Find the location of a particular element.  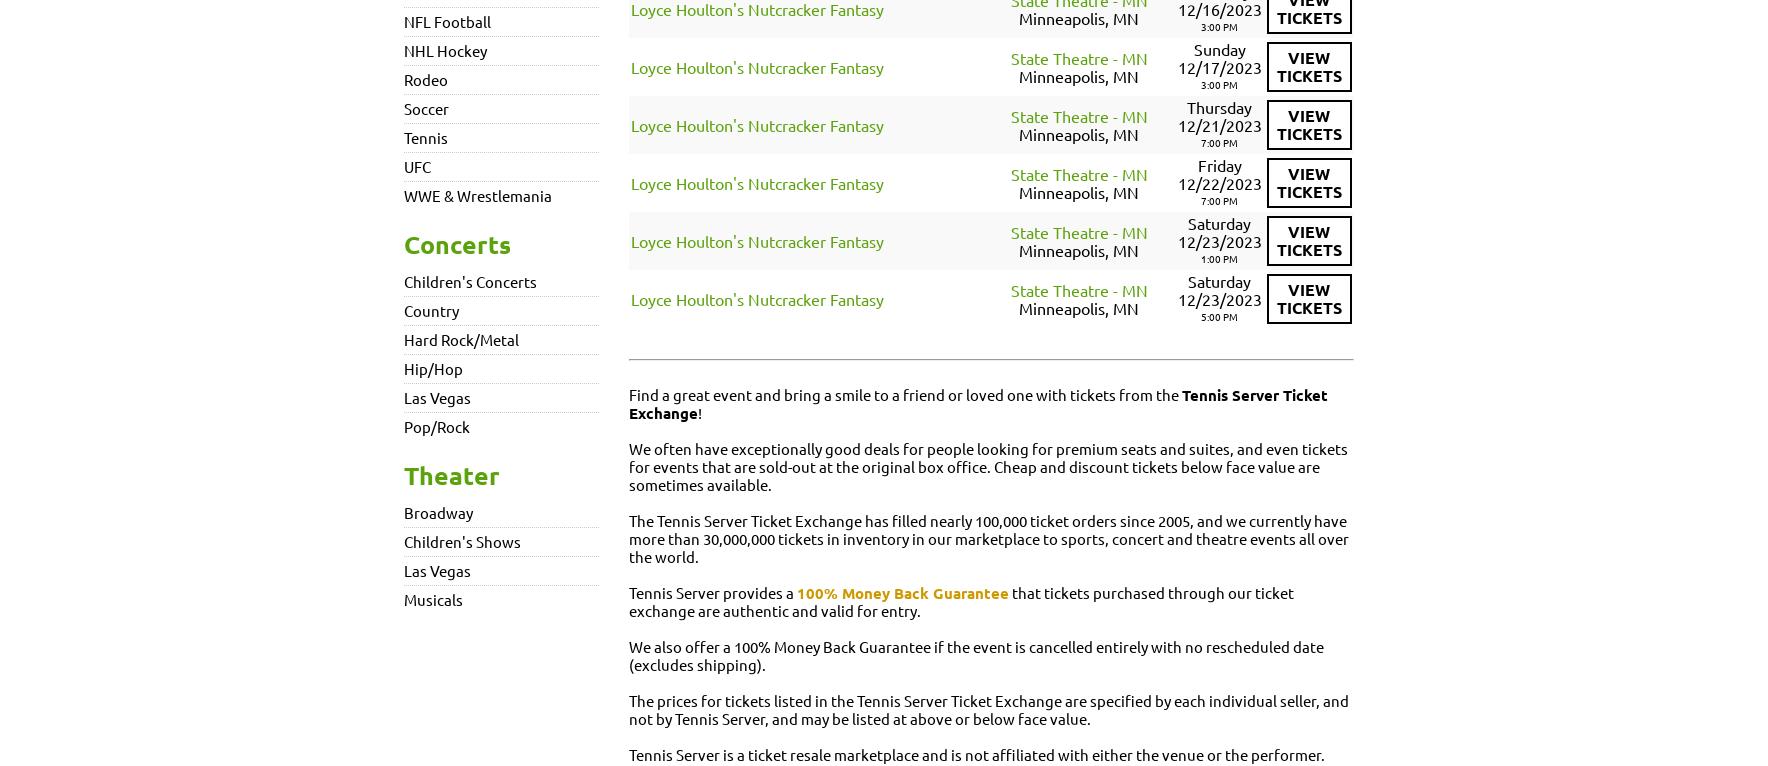

'The prices for tickets listed in the Tennis Server Ticket Exchange are specified by each individual seller, and not by Tennis Server, and may be listed at above or below face value.' is located at coordinates (988, 708).